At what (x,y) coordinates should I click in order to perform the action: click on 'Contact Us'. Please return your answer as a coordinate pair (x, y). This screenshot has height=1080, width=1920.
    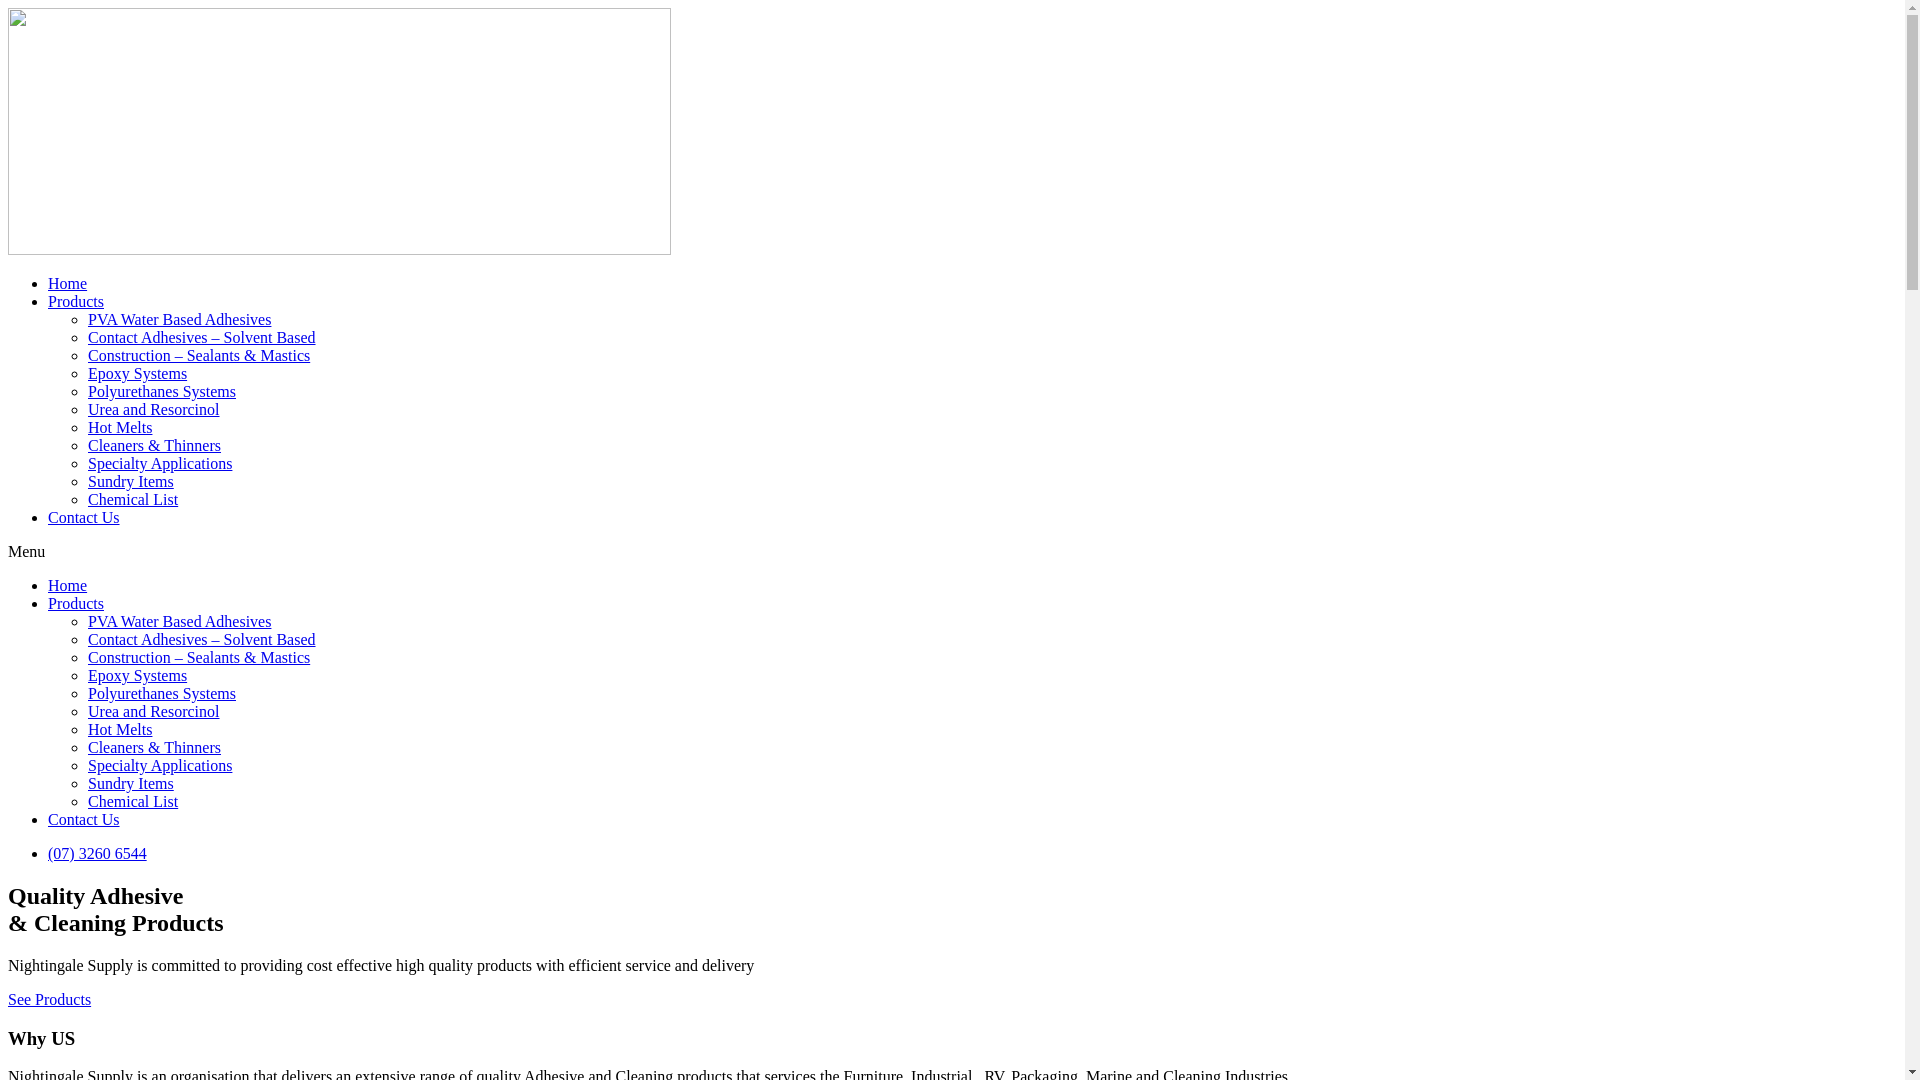
    Looking at the image, I should click on (48, 819).